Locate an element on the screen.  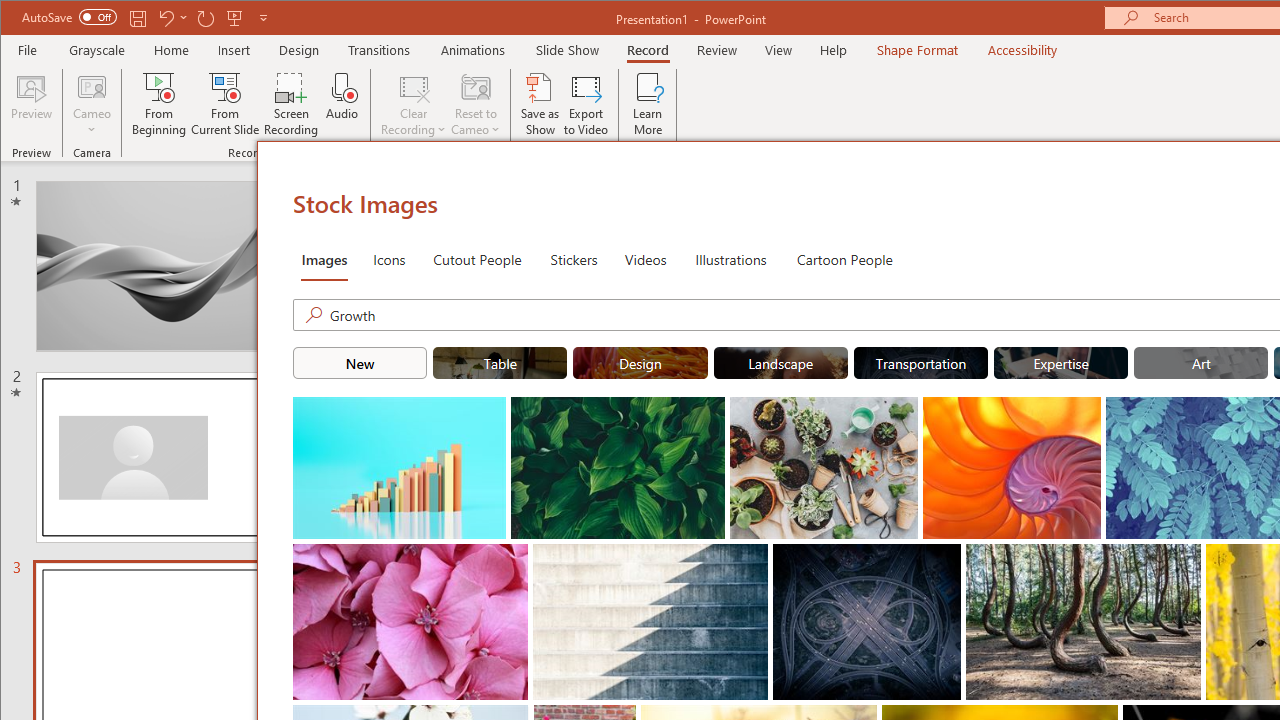
'Learn More' is located at coordinates (648, 104).